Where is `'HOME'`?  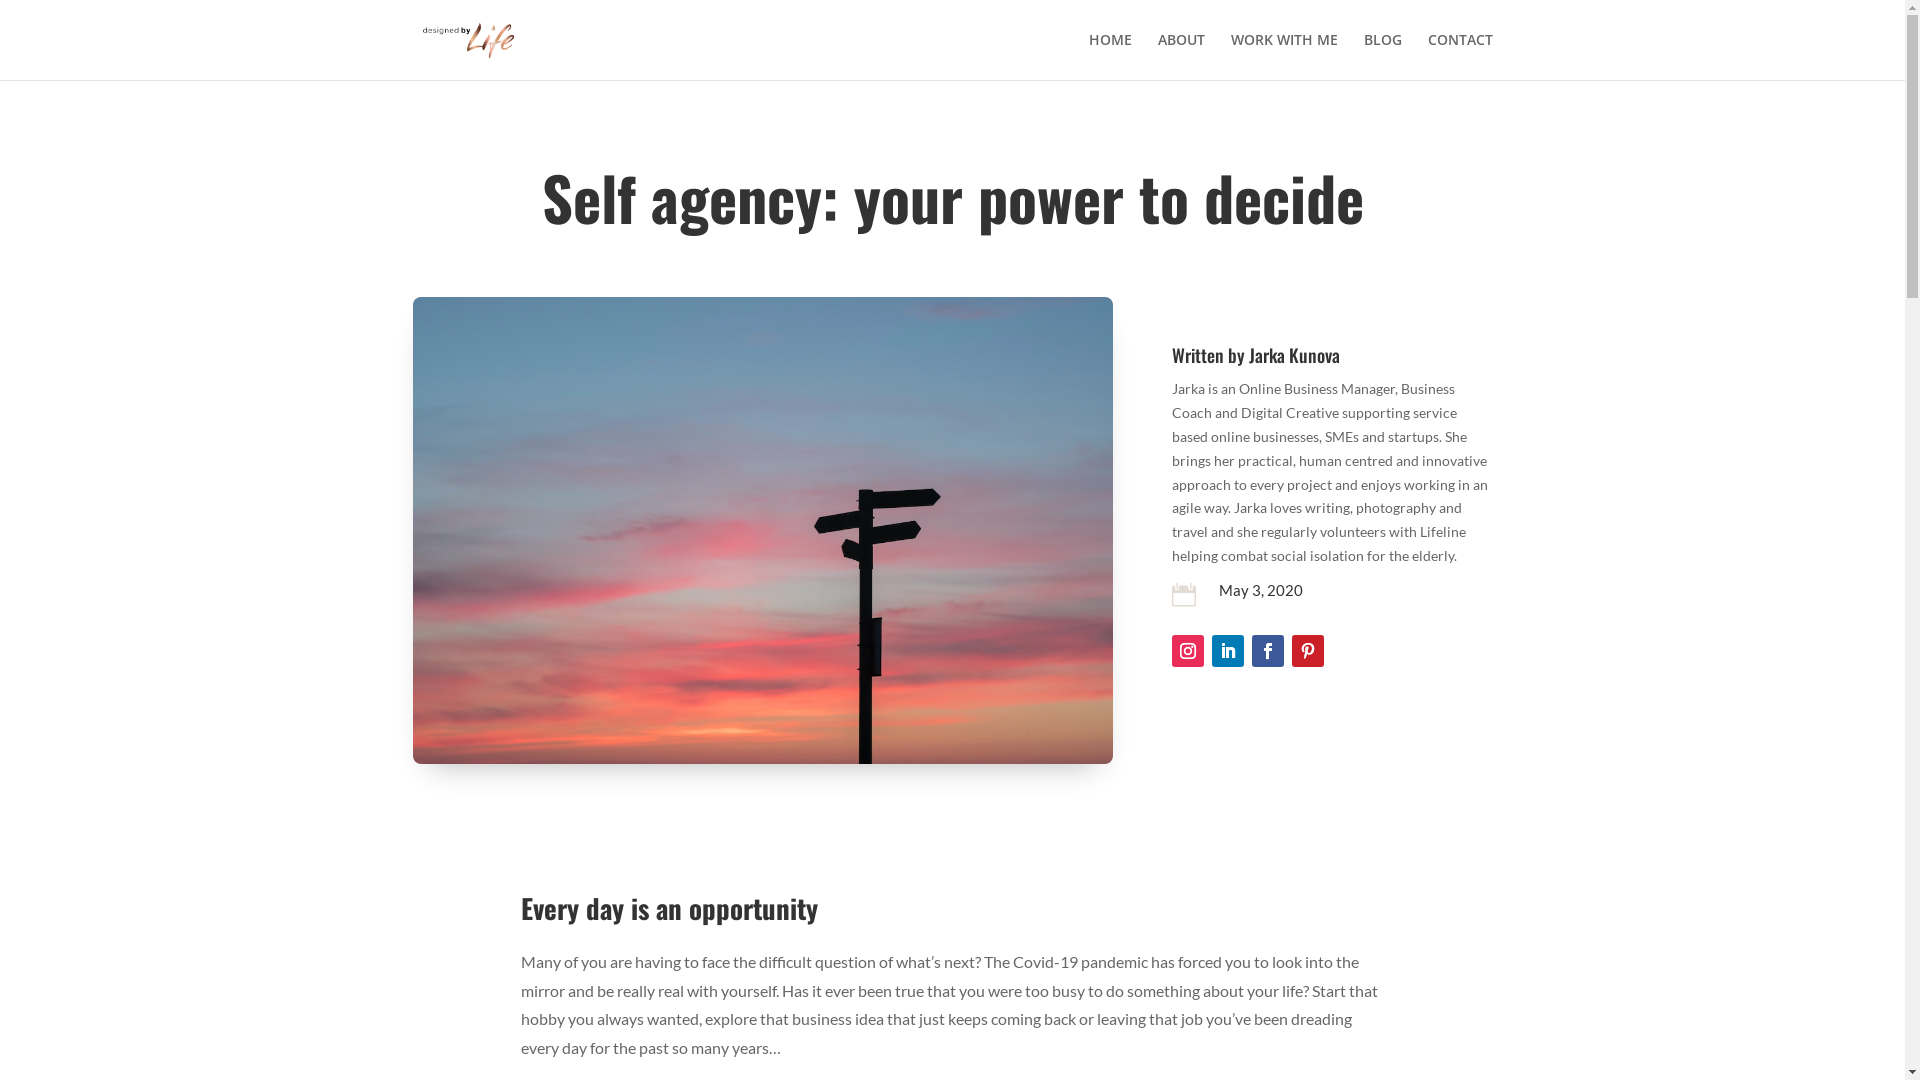
'HOME' is located at coordinates (1108, 55).